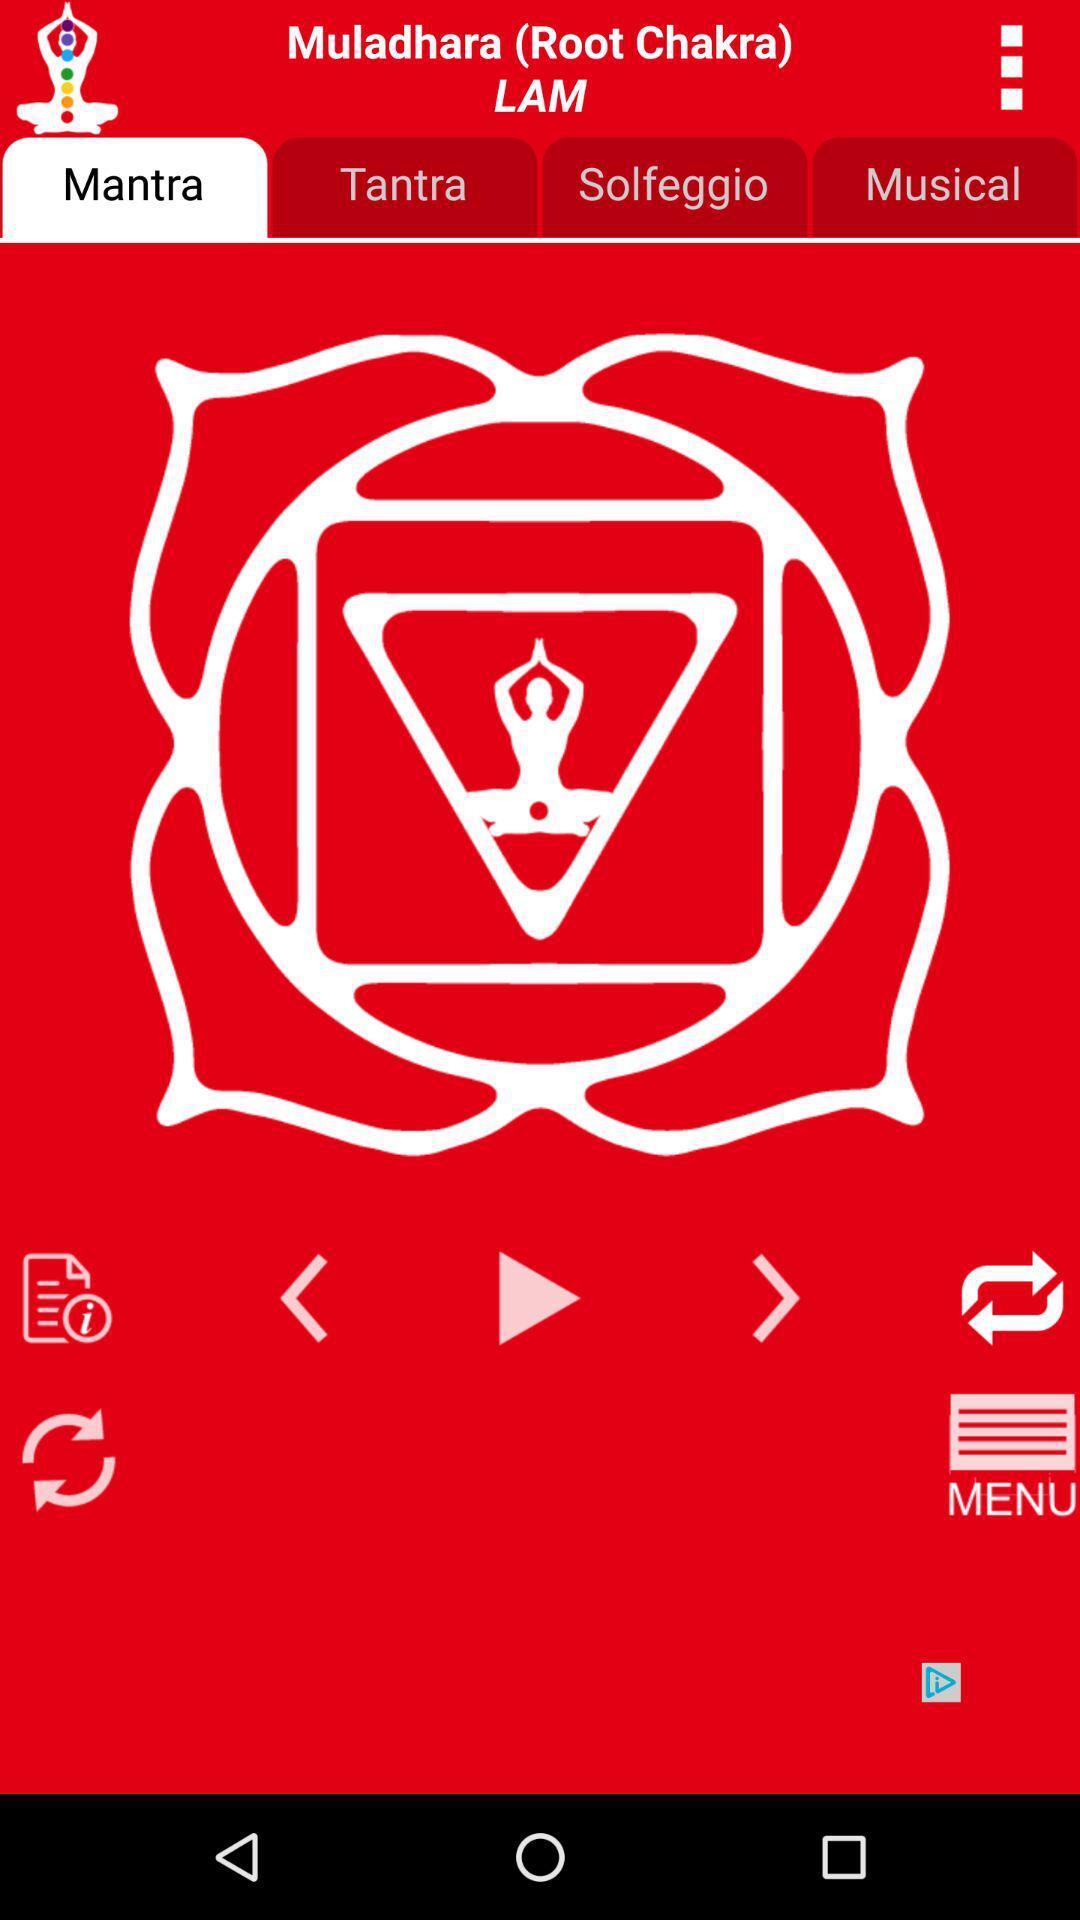 The height and width of the screenshot is (1920, 1080). What do you see at coordinates (540, 1388) in the screenshot?
I see `the play icon` at bounding box center [540, 1388].